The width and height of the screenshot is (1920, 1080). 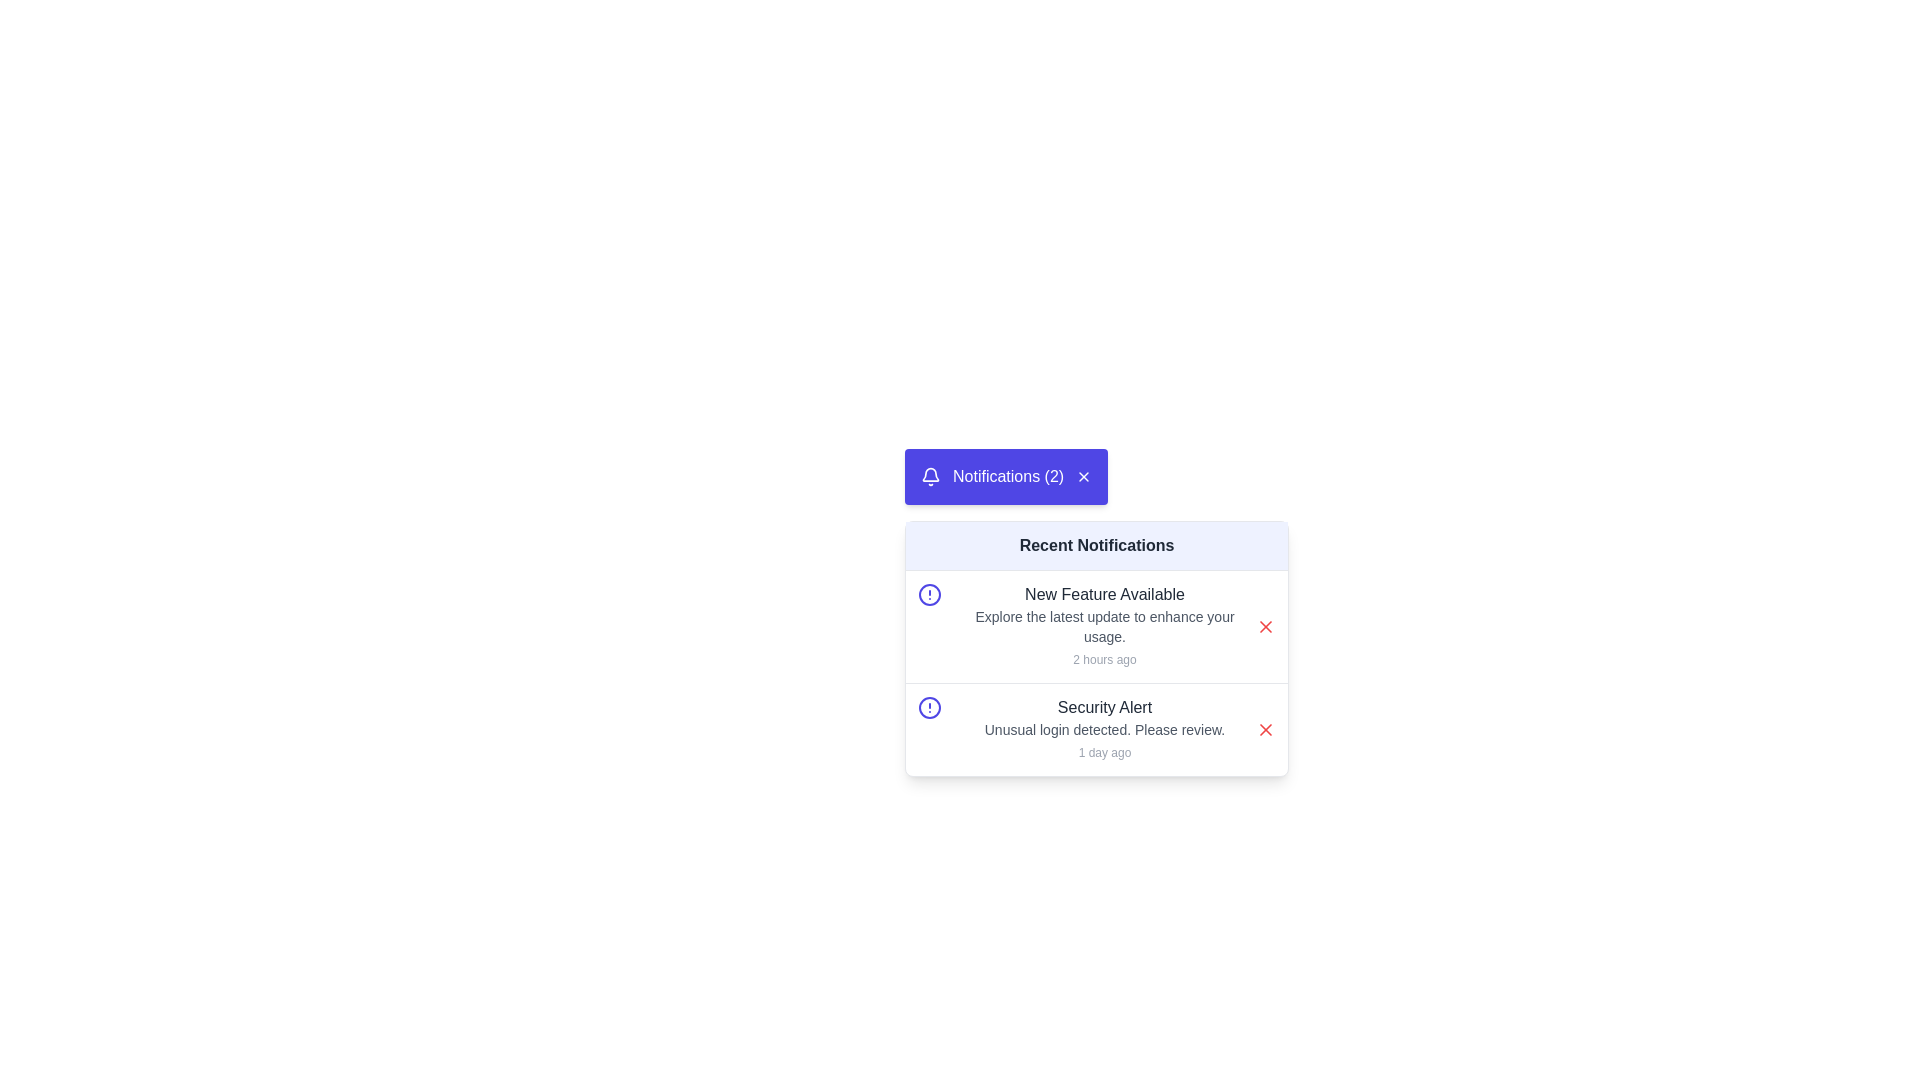 What do you see at coordinates (929, 593) in the screenshot?
I see `the notification alert icon located at the top-left corner of the notification list, adjacent to the 'New Feature Available' text` at bounding box center [929, 593].